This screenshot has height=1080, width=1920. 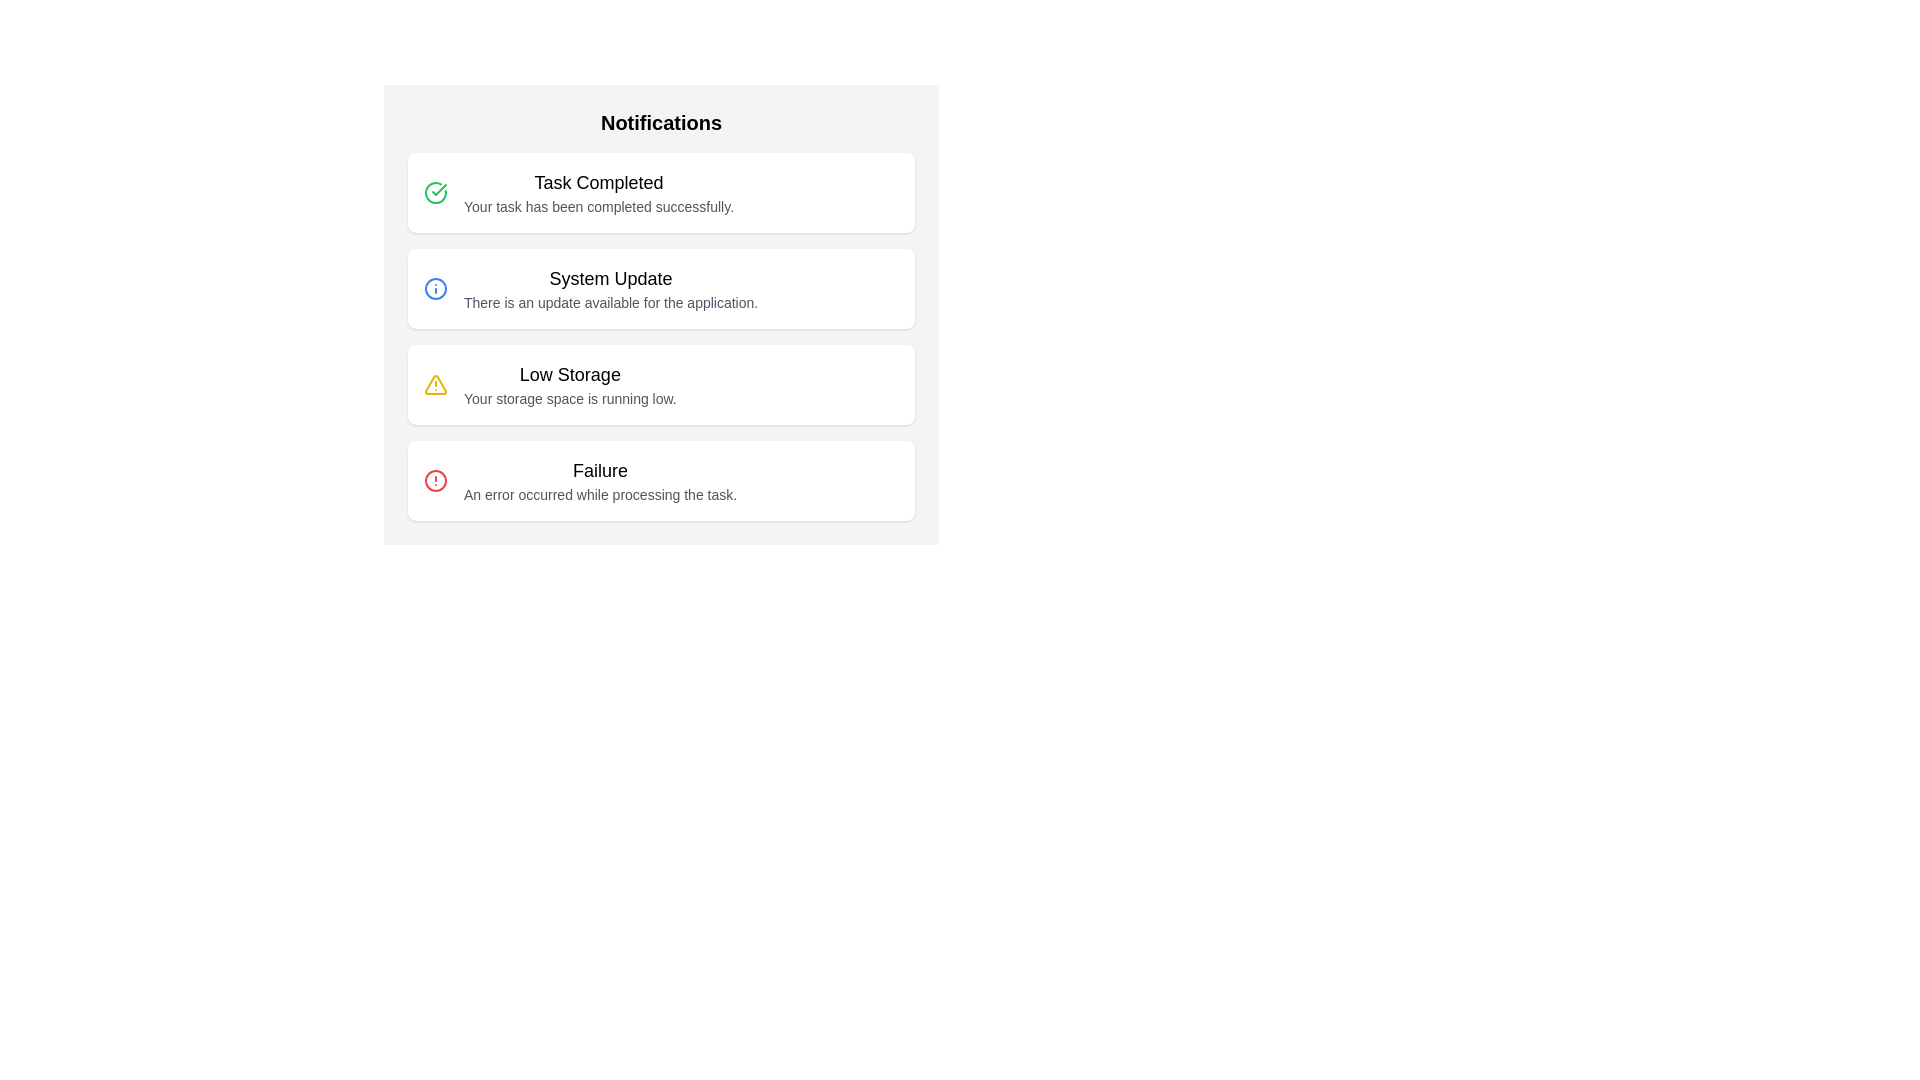 What do you see at coordinates (610, 289) in the screenshot?
I see `the static text display element containing the header 'System Update' and subtext 'There is an update available for the application.'` at bounding box center [610, 289].